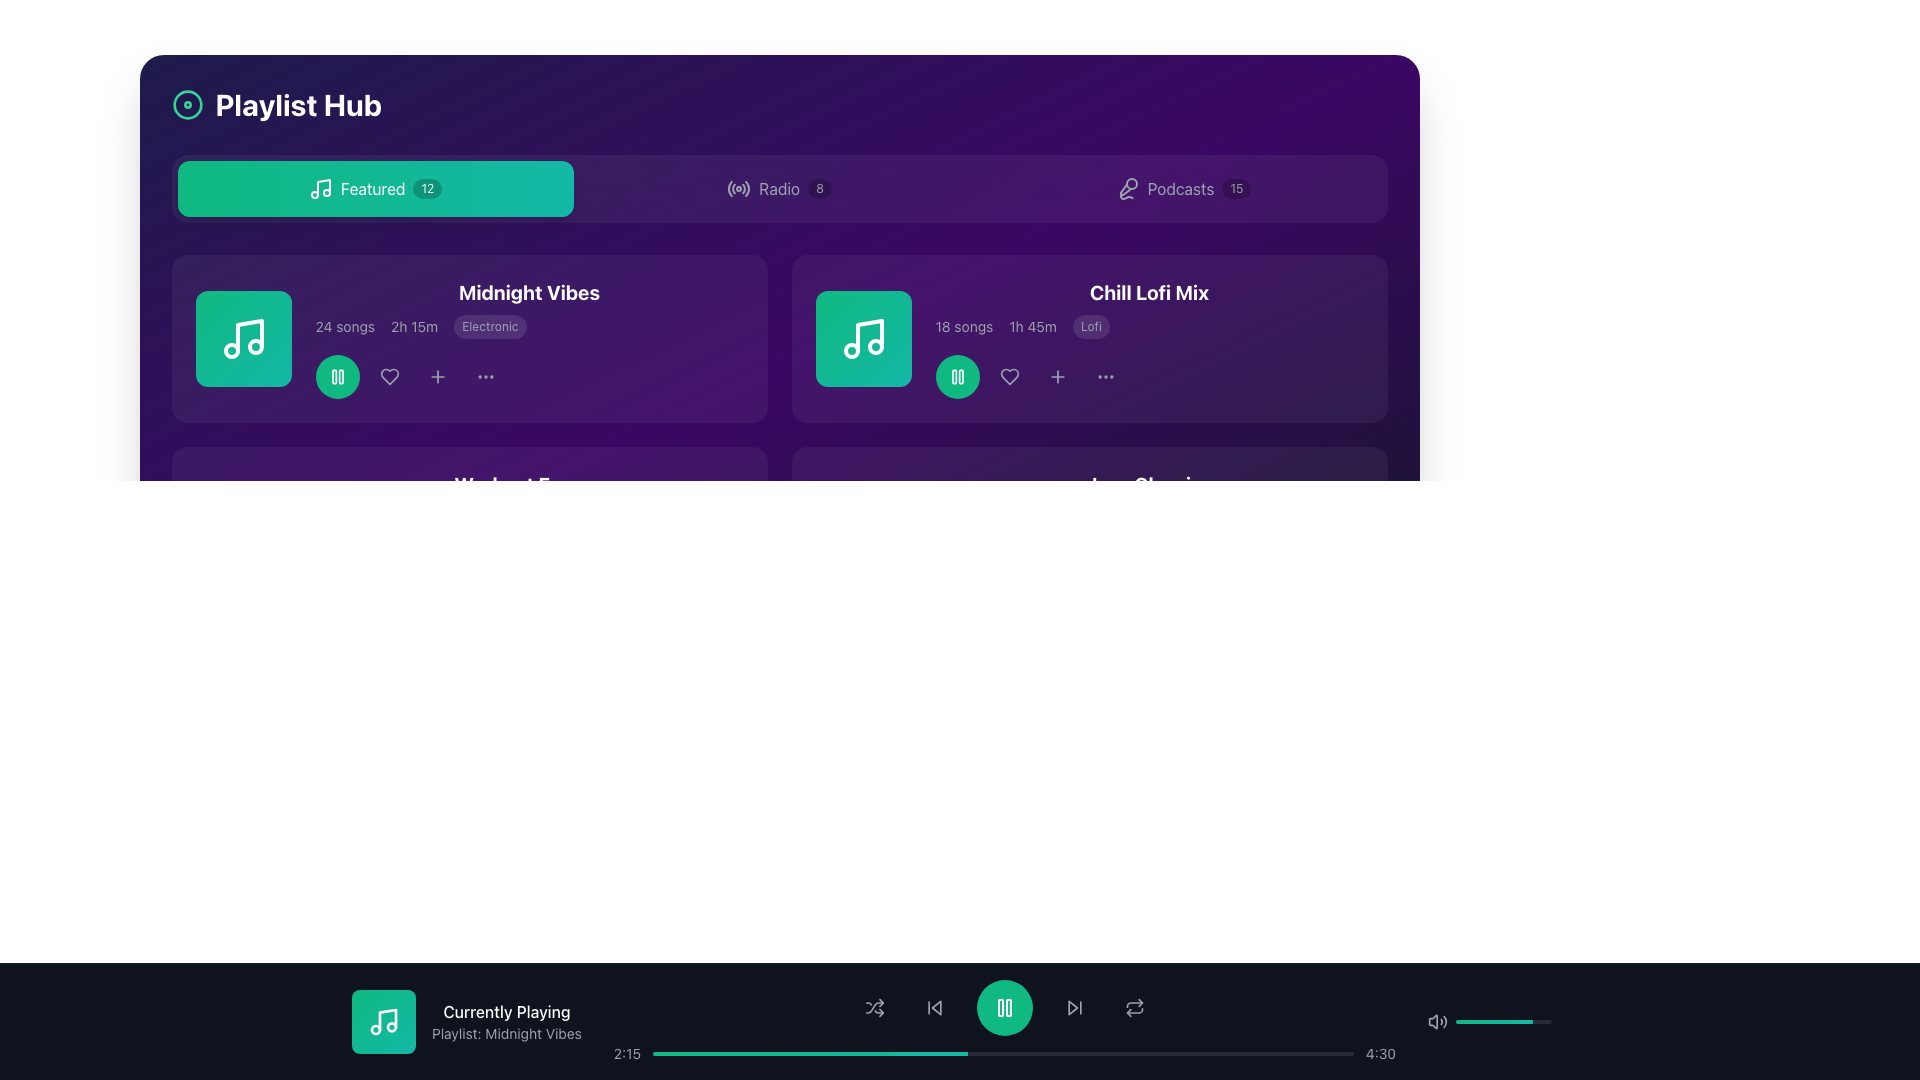 Image resolution: width=1920 pixels, height=1080 pixels. Describe the element at coordinates (863, 338) in the screenshot. I see `the playlist icon located to the left of the 'Chill Lofi Mix' text` at that location.